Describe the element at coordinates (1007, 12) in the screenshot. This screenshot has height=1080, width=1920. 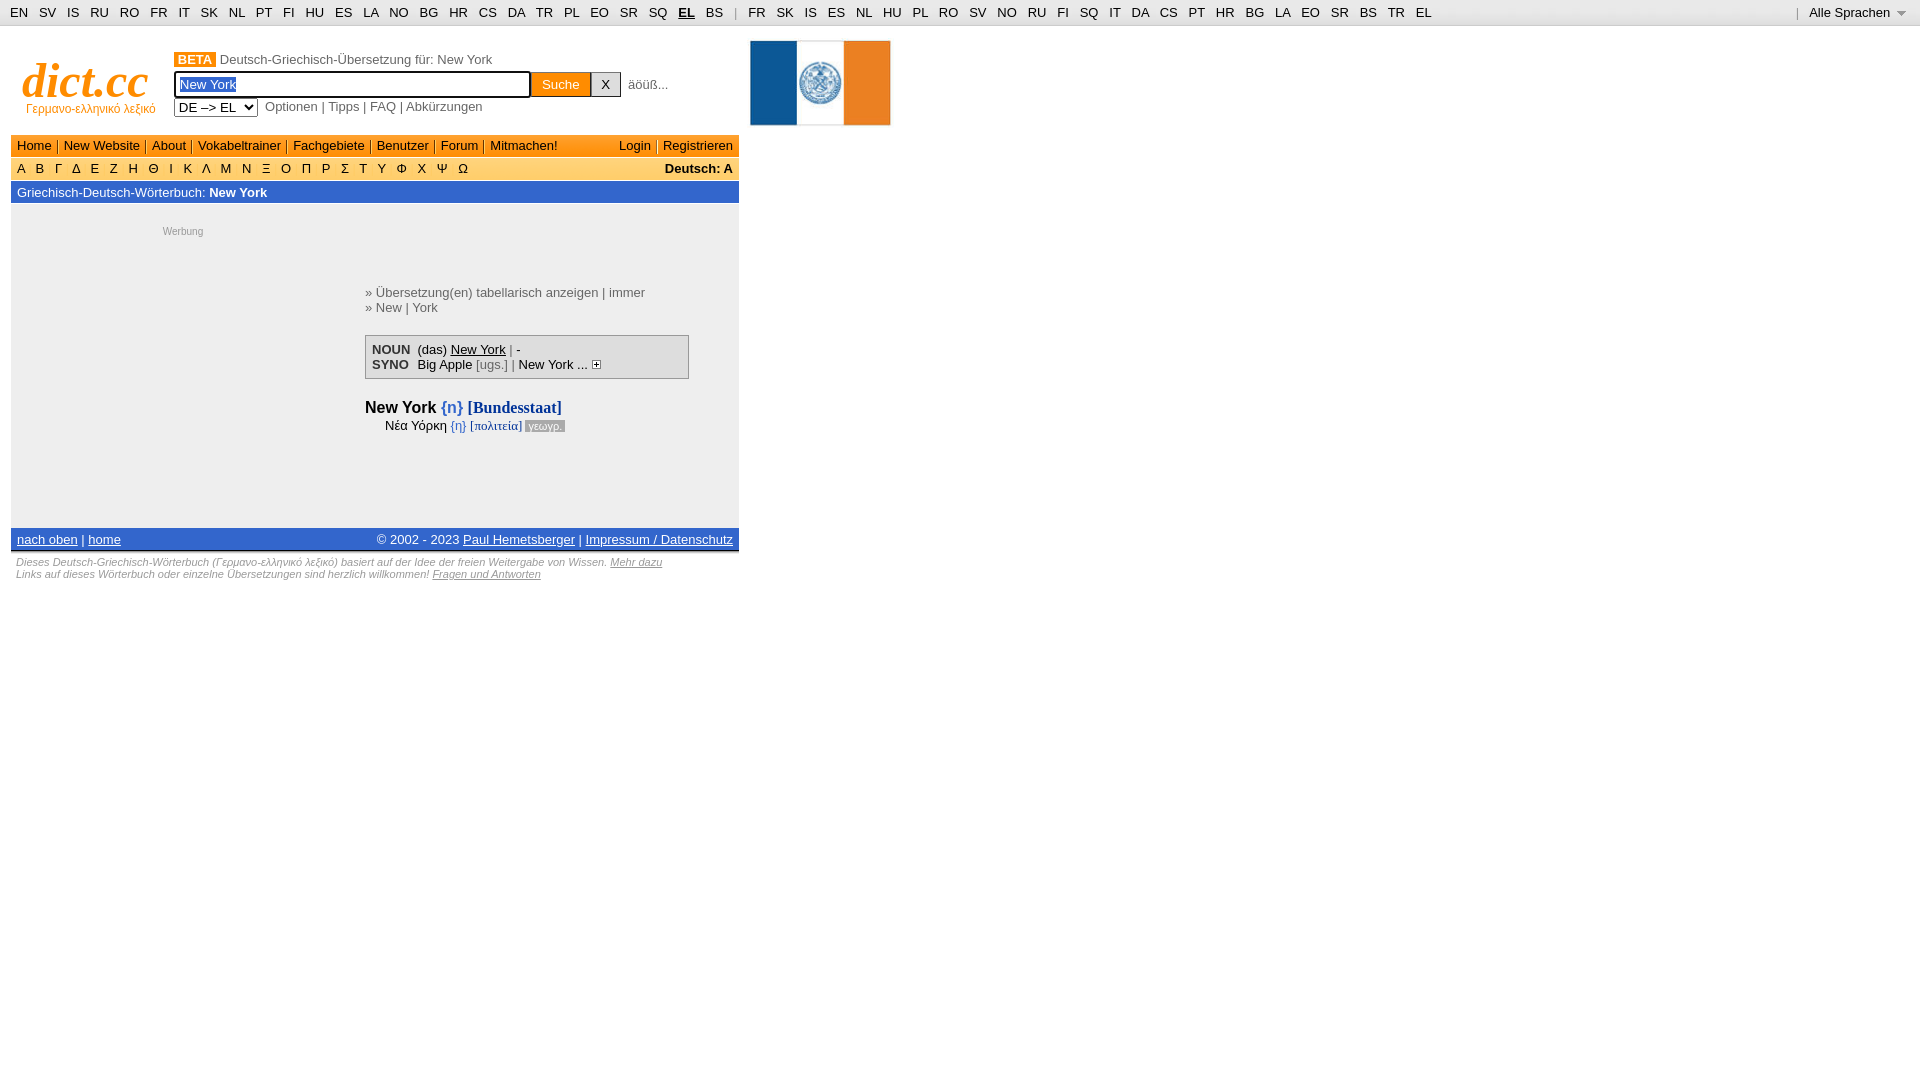
I see `'NO'` at that location.